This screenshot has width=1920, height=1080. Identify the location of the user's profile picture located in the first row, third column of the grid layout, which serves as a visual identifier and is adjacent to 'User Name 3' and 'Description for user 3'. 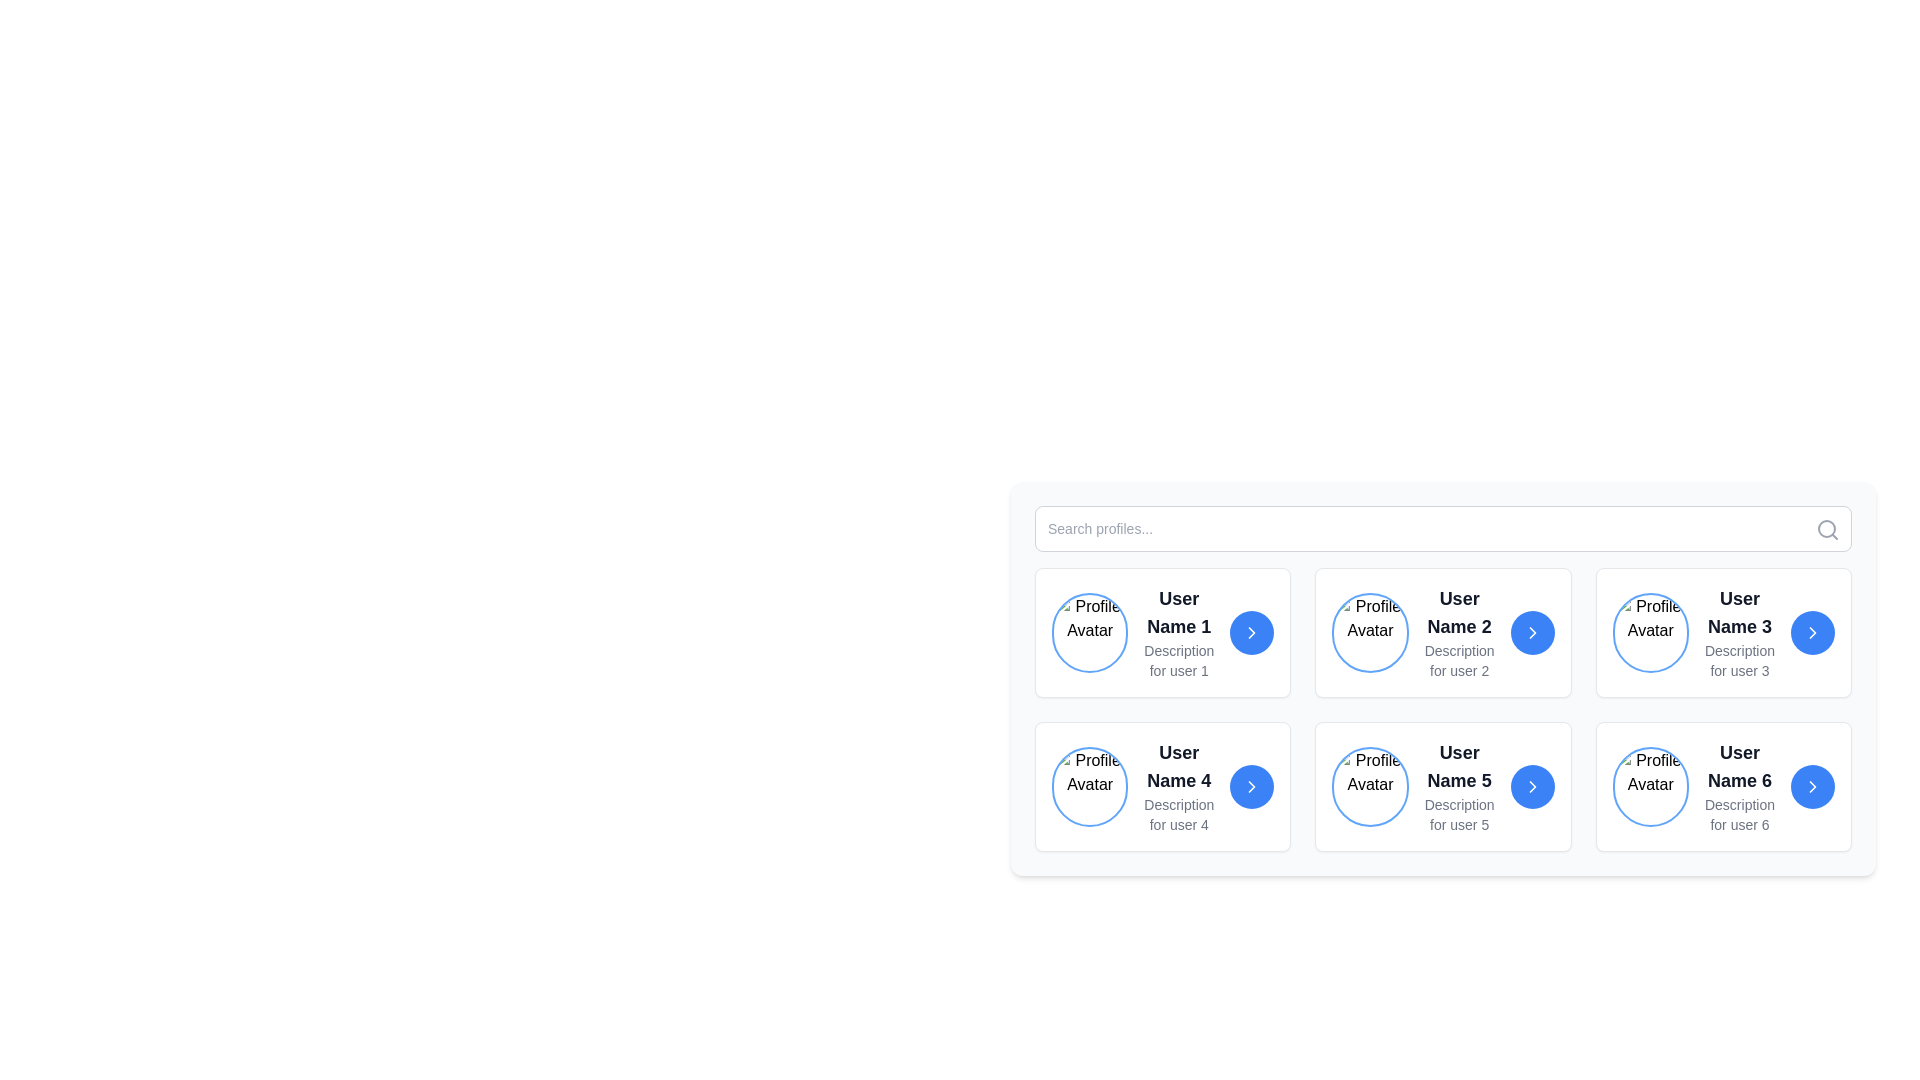
(1650, 632).